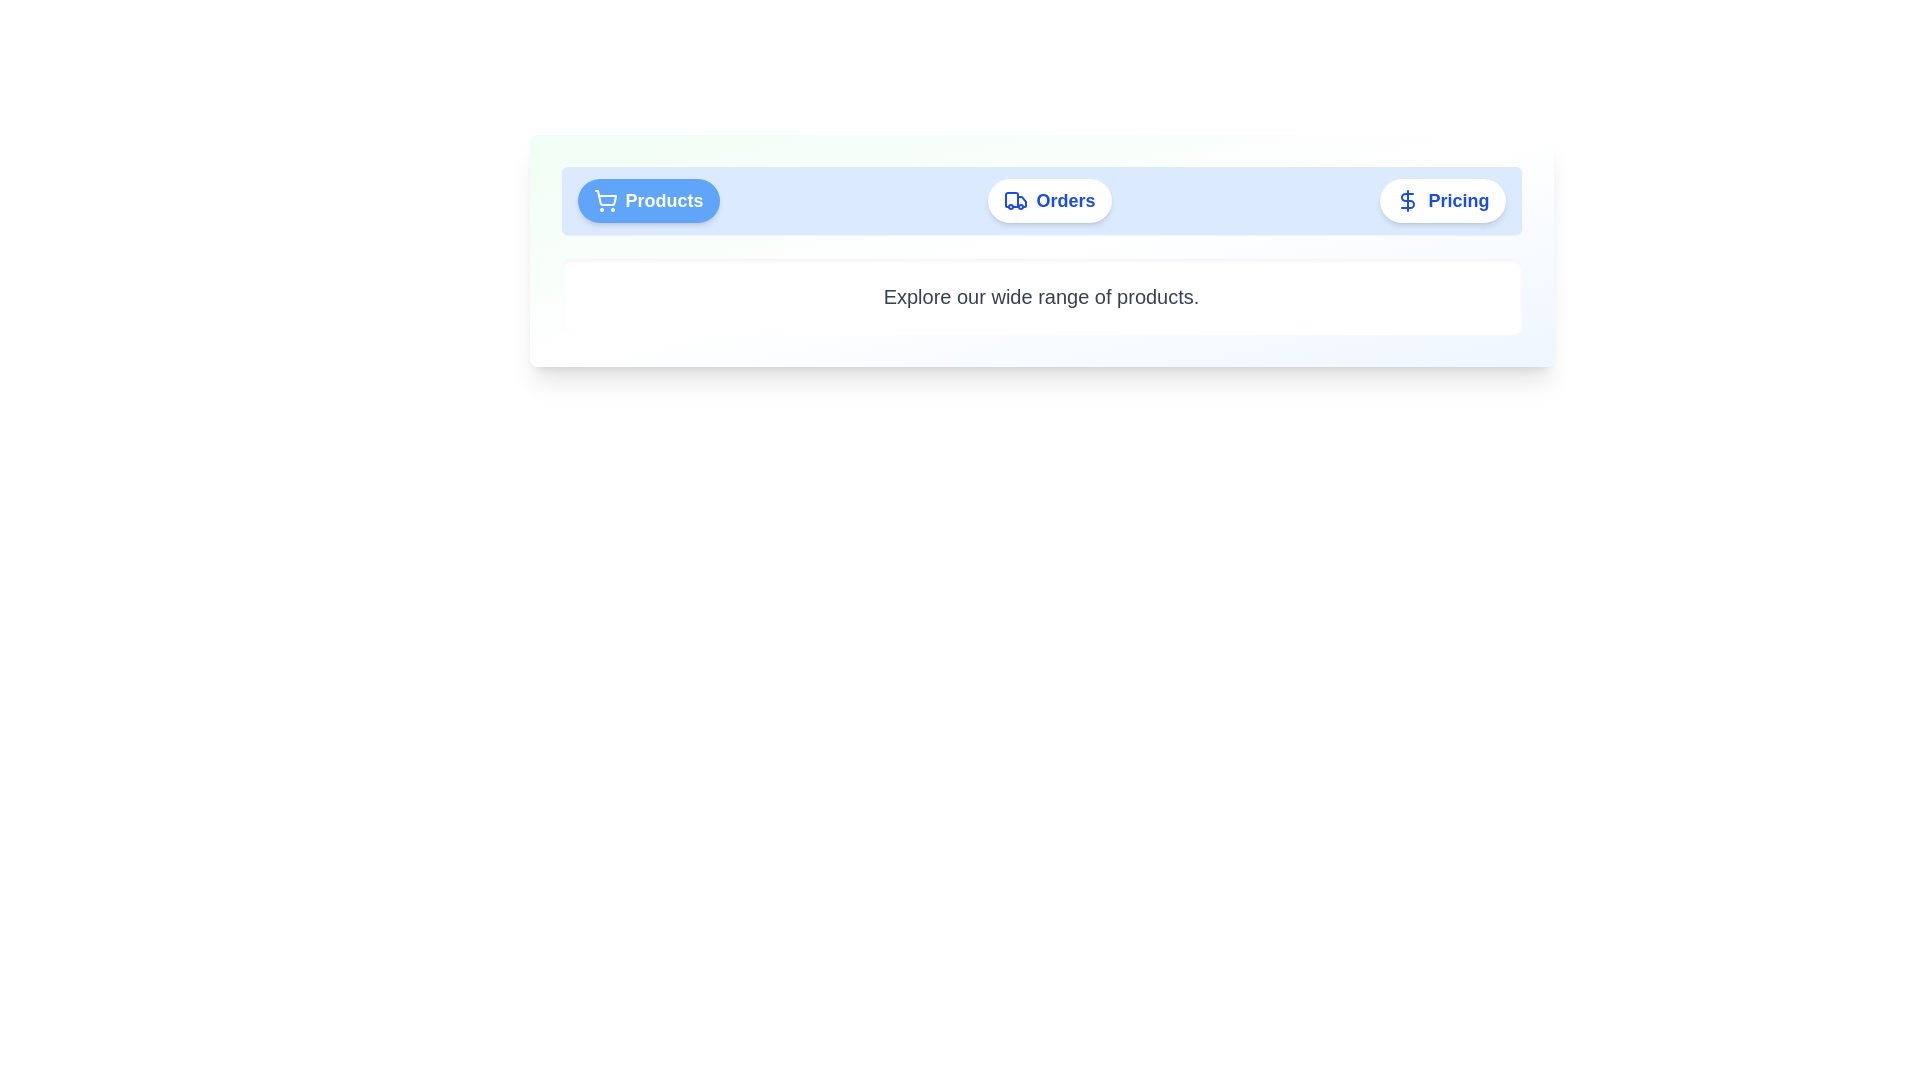 The width and height of the screenshot is (1920, 1080). Describe the element at coordinates (1443, 200) in the screenshot. I see `the Pricing tab to view its content` at that location.